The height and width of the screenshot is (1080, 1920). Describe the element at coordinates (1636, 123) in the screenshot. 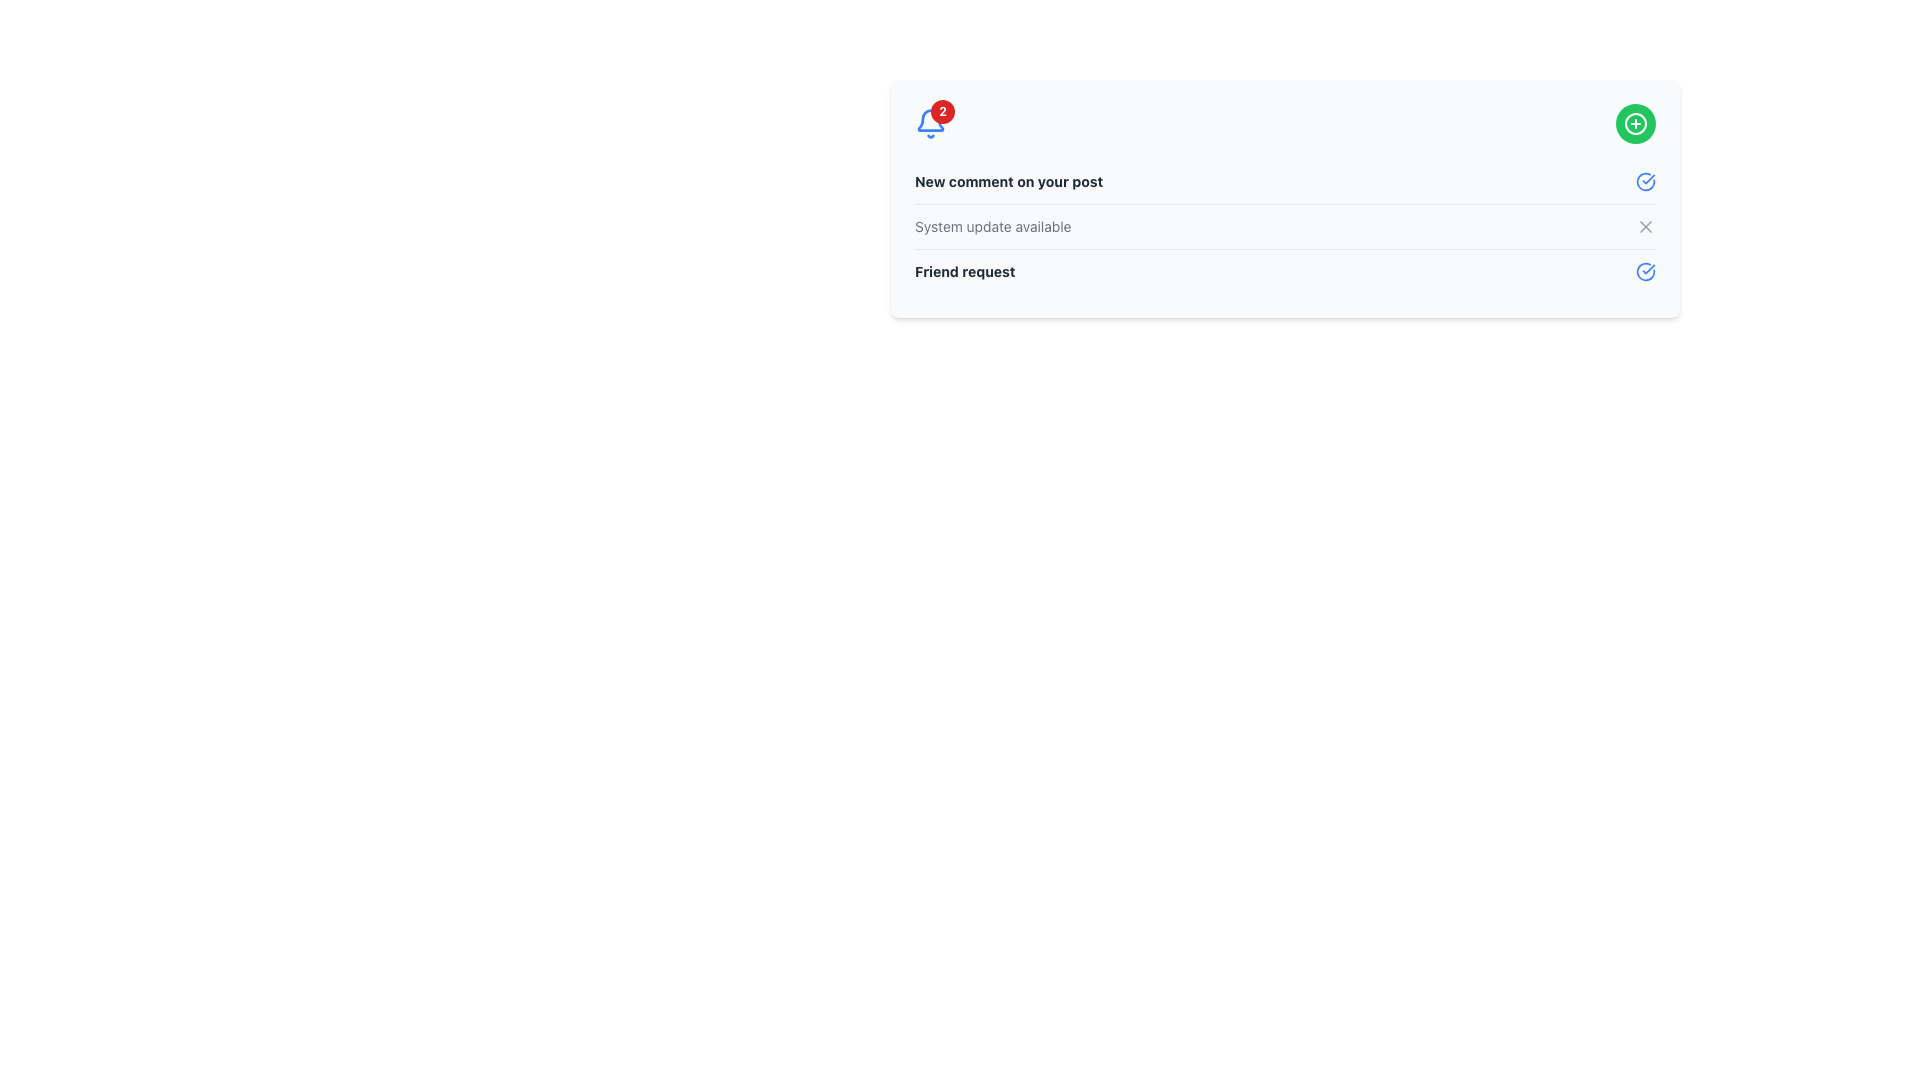

I see `the circular green button with a white plus icon located at the top-right corner of the notification card` at that location.